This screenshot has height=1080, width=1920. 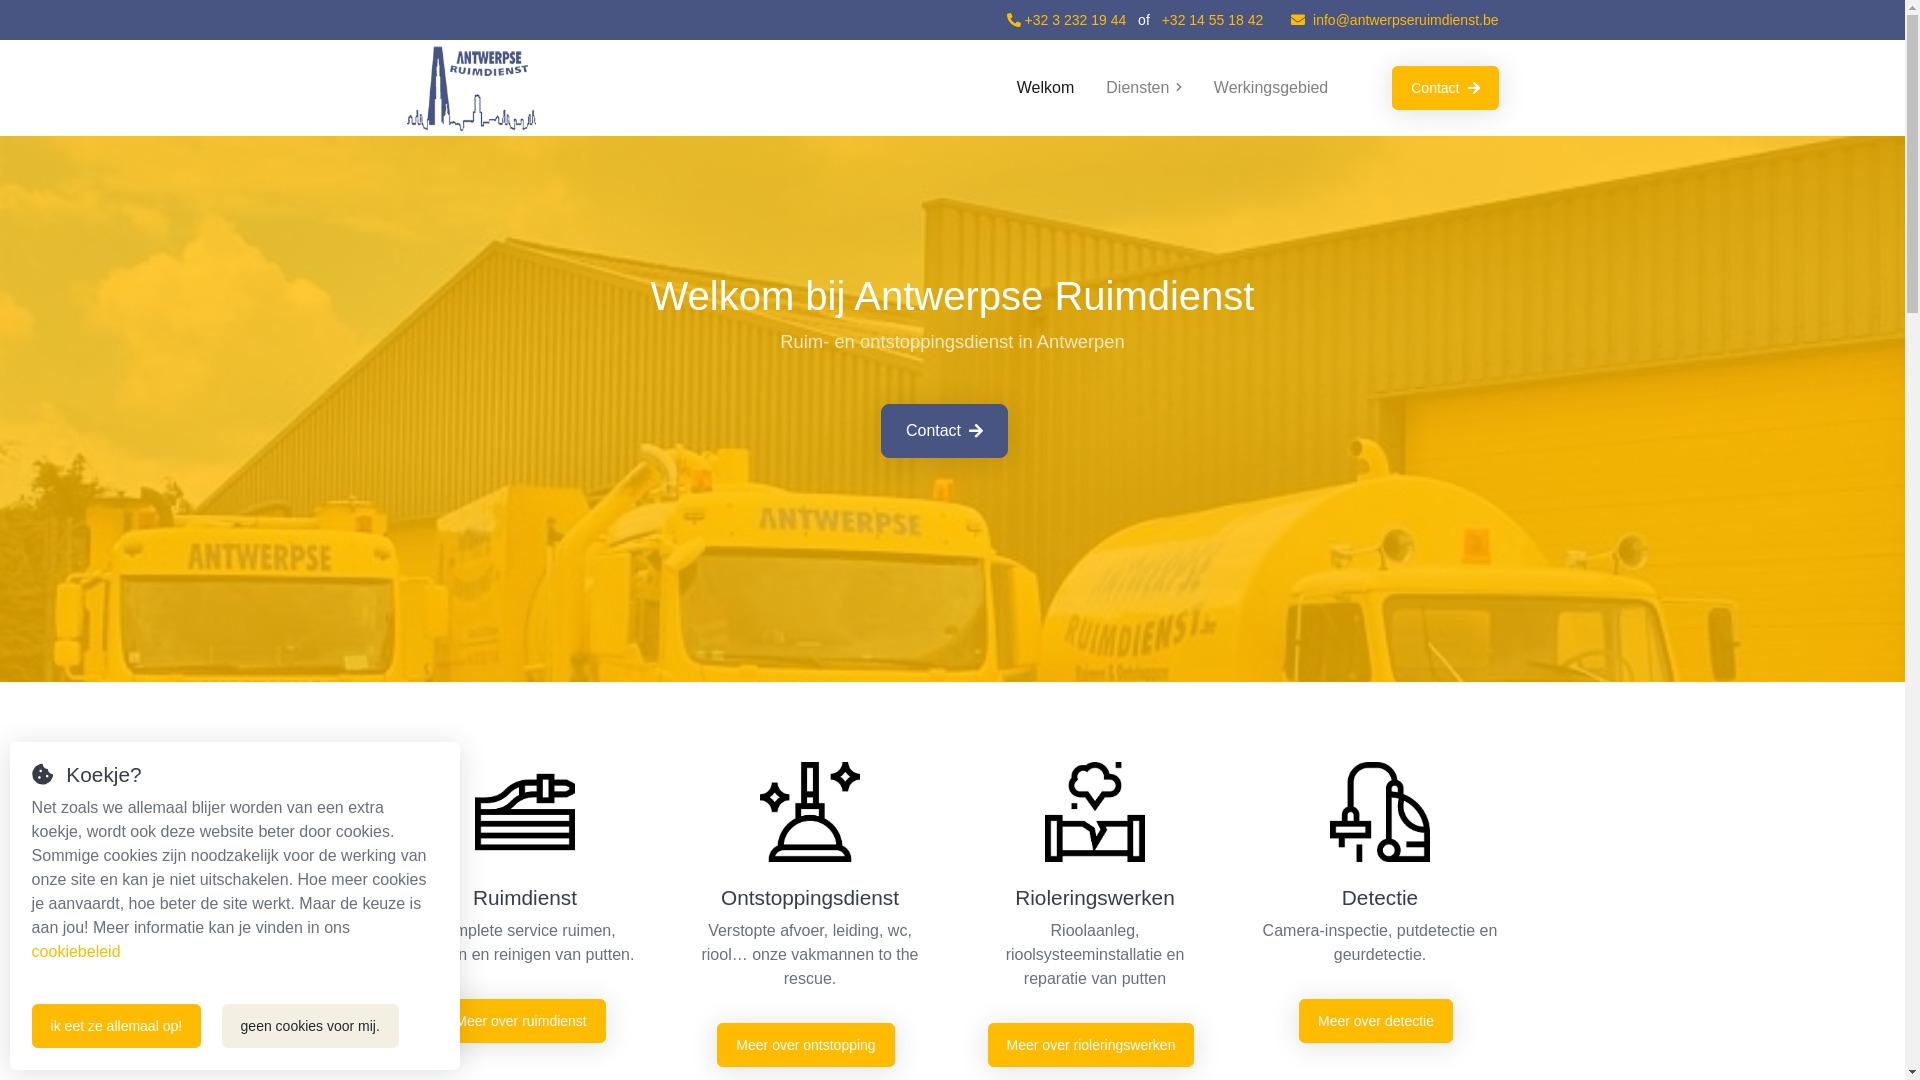 What do you see at coordinates (943, 430) in the screenshot?
I see `'Contact'` at bounding box center [943, 430].